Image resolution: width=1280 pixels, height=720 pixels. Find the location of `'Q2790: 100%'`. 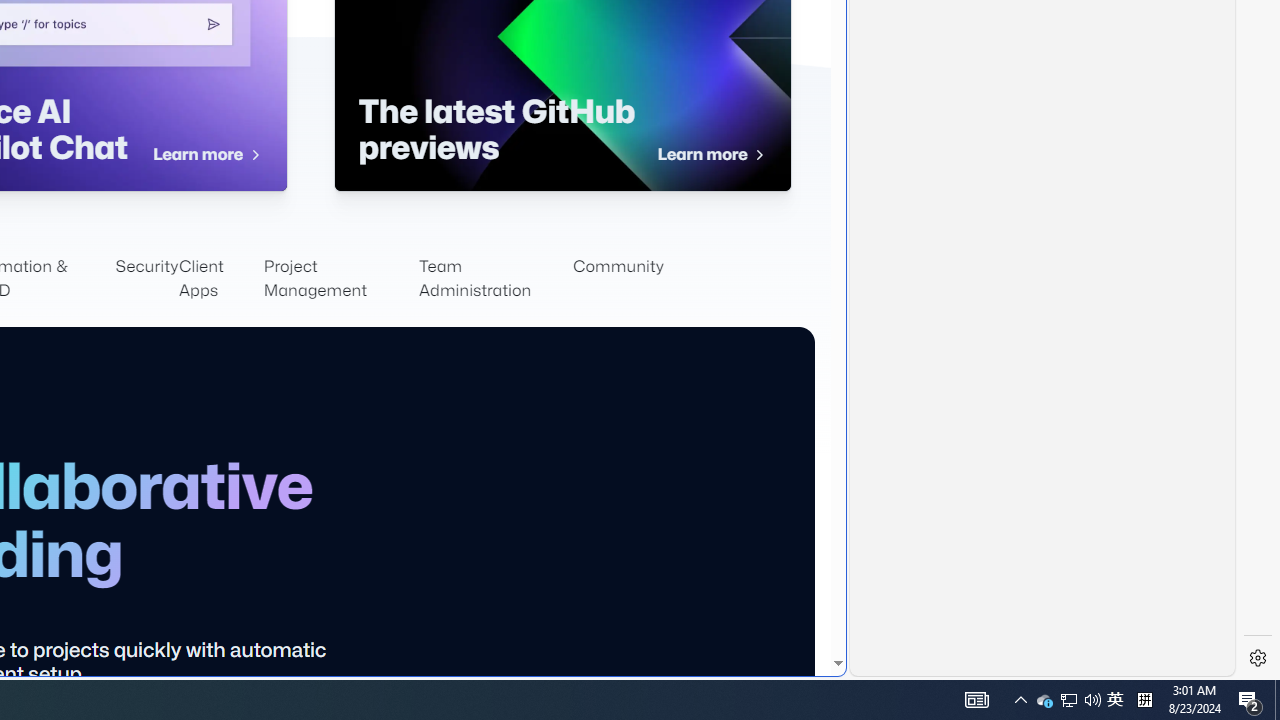

'Q2790: 100%' is located at coordinates (1092, 698).